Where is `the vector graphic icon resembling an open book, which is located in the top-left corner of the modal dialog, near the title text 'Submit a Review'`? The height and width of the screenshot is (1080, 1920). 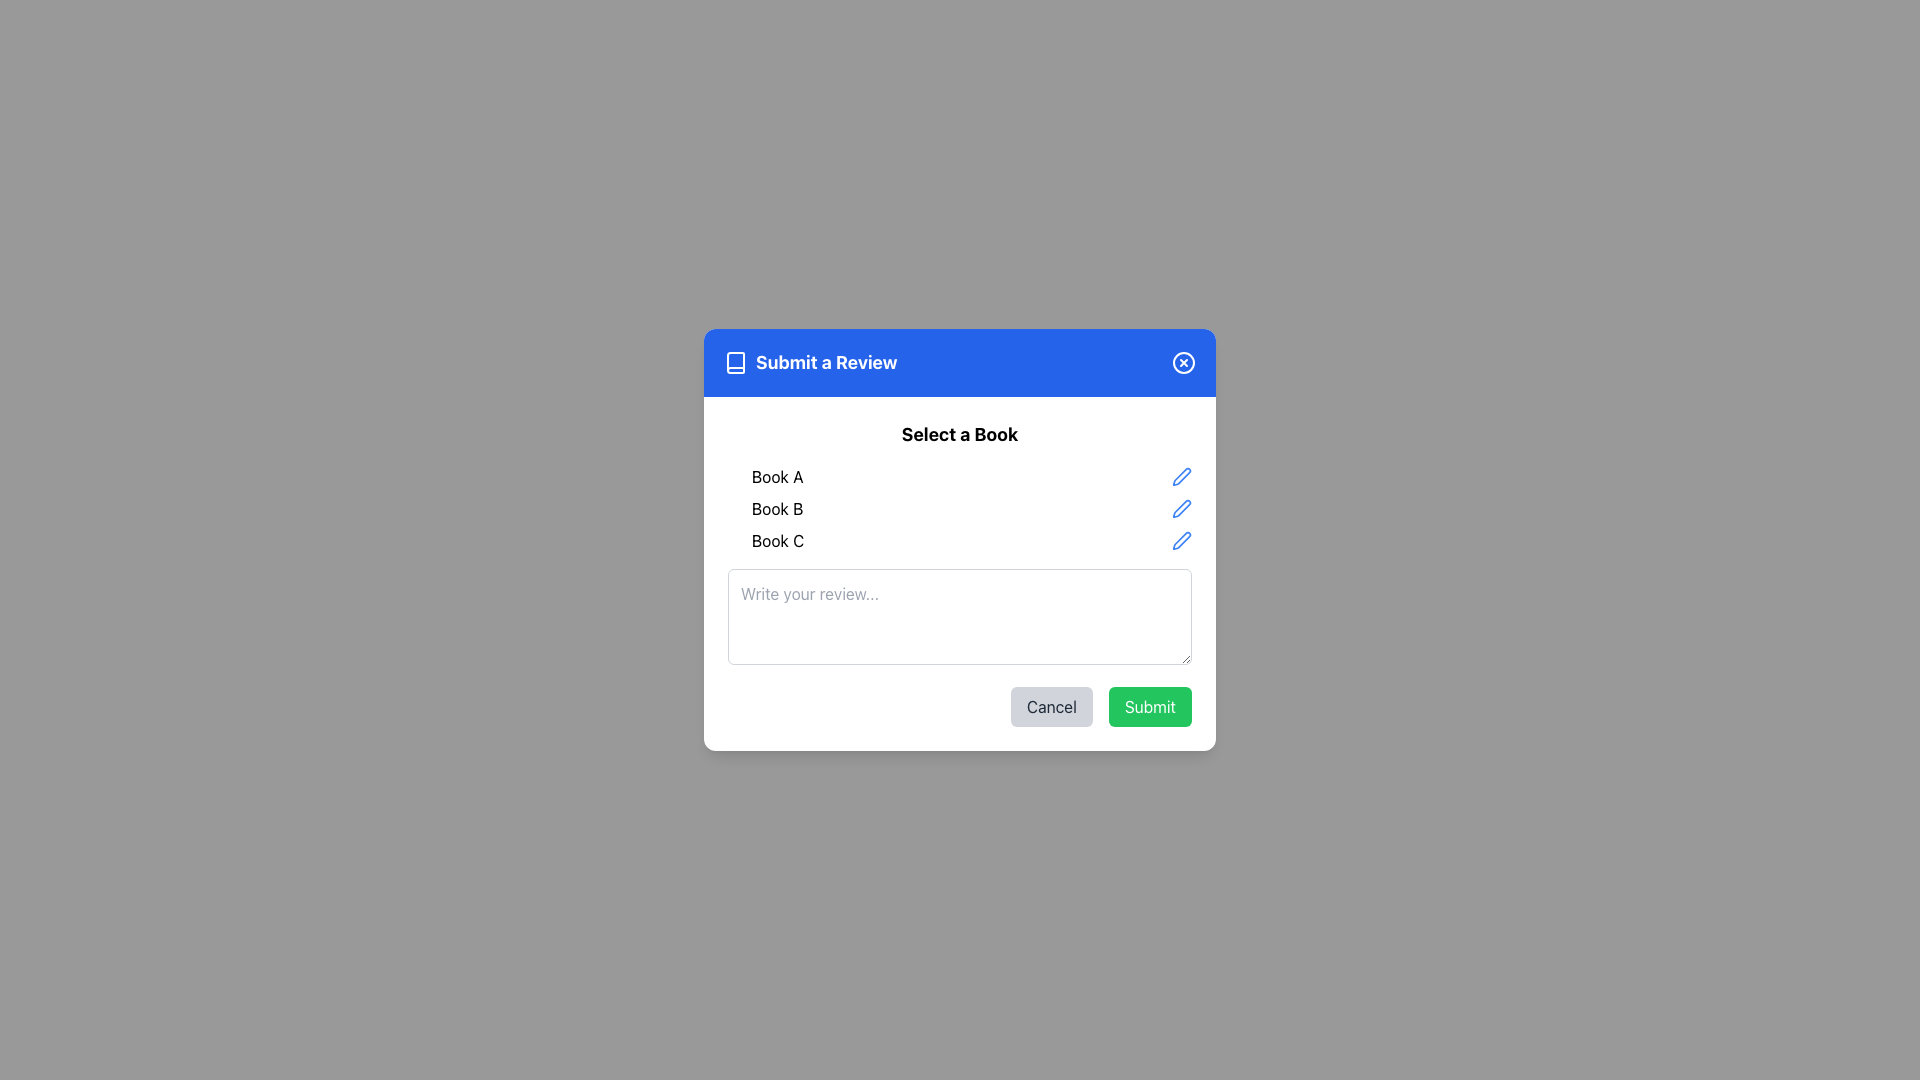
the vector graphic icon resembling an open book, which is located in the top-left corner of the modal dialog, near the title text 'Submit a Review' is located at coordinates (734, 362).